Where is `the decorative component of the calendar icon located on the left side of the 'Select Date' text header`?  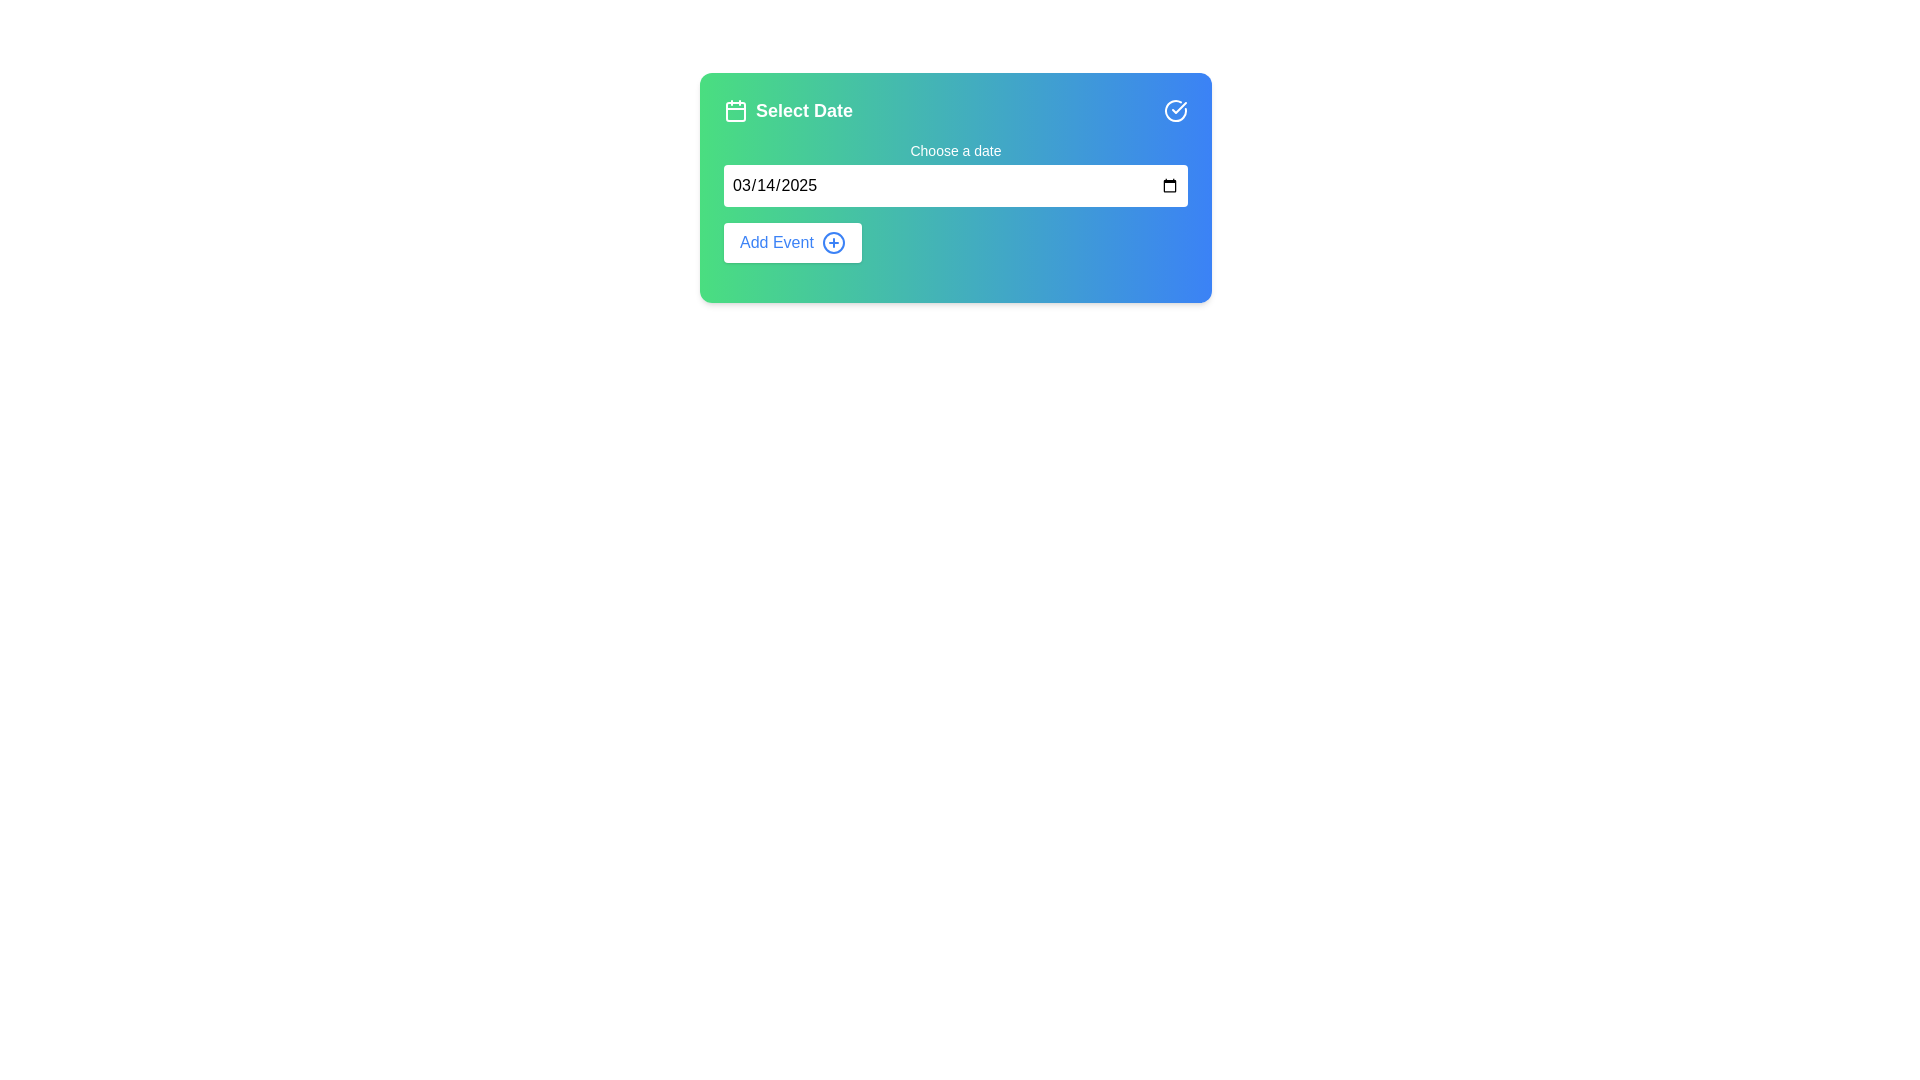 the decorative component of the calendar icon located on the left side of the 'Select Date' text header is located at coordinates (734, 111).